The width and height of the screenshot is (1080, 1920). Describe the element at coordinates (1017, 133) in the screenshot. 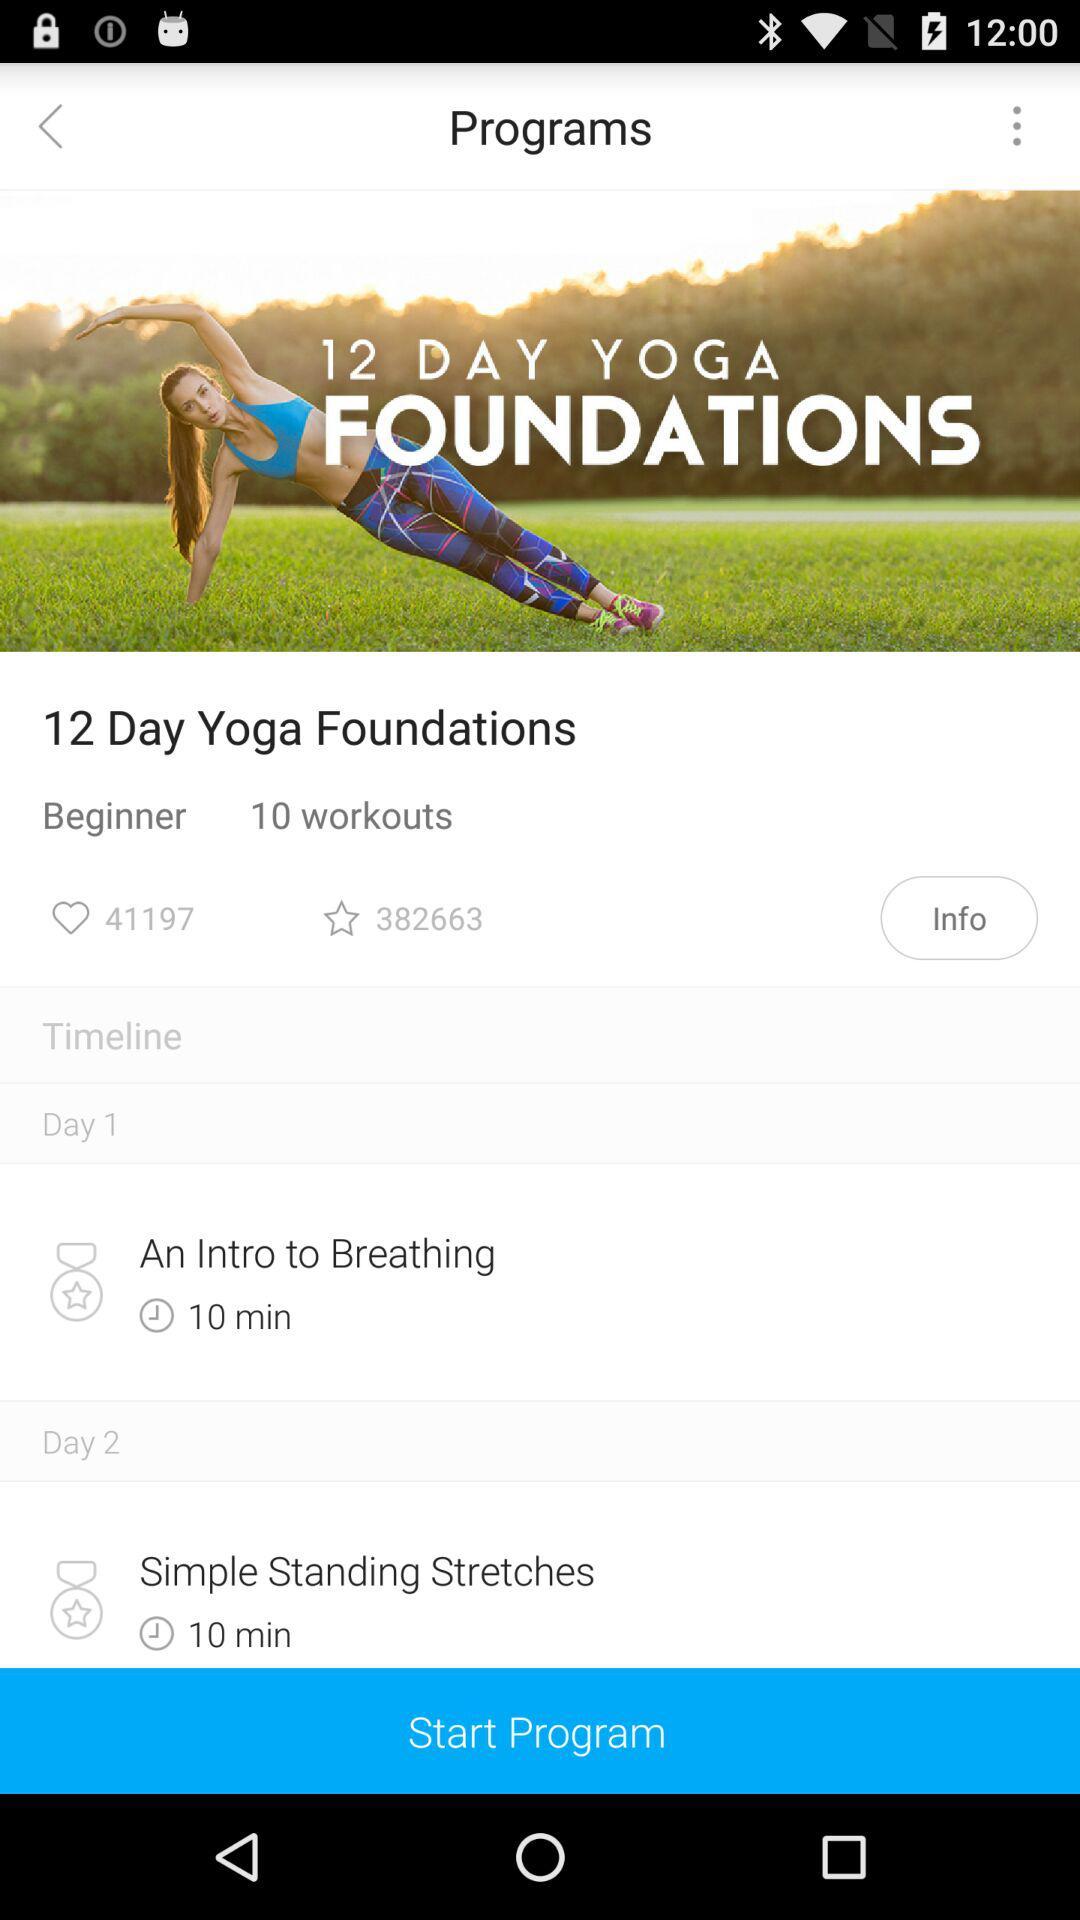

I see `the more icon` at that location.